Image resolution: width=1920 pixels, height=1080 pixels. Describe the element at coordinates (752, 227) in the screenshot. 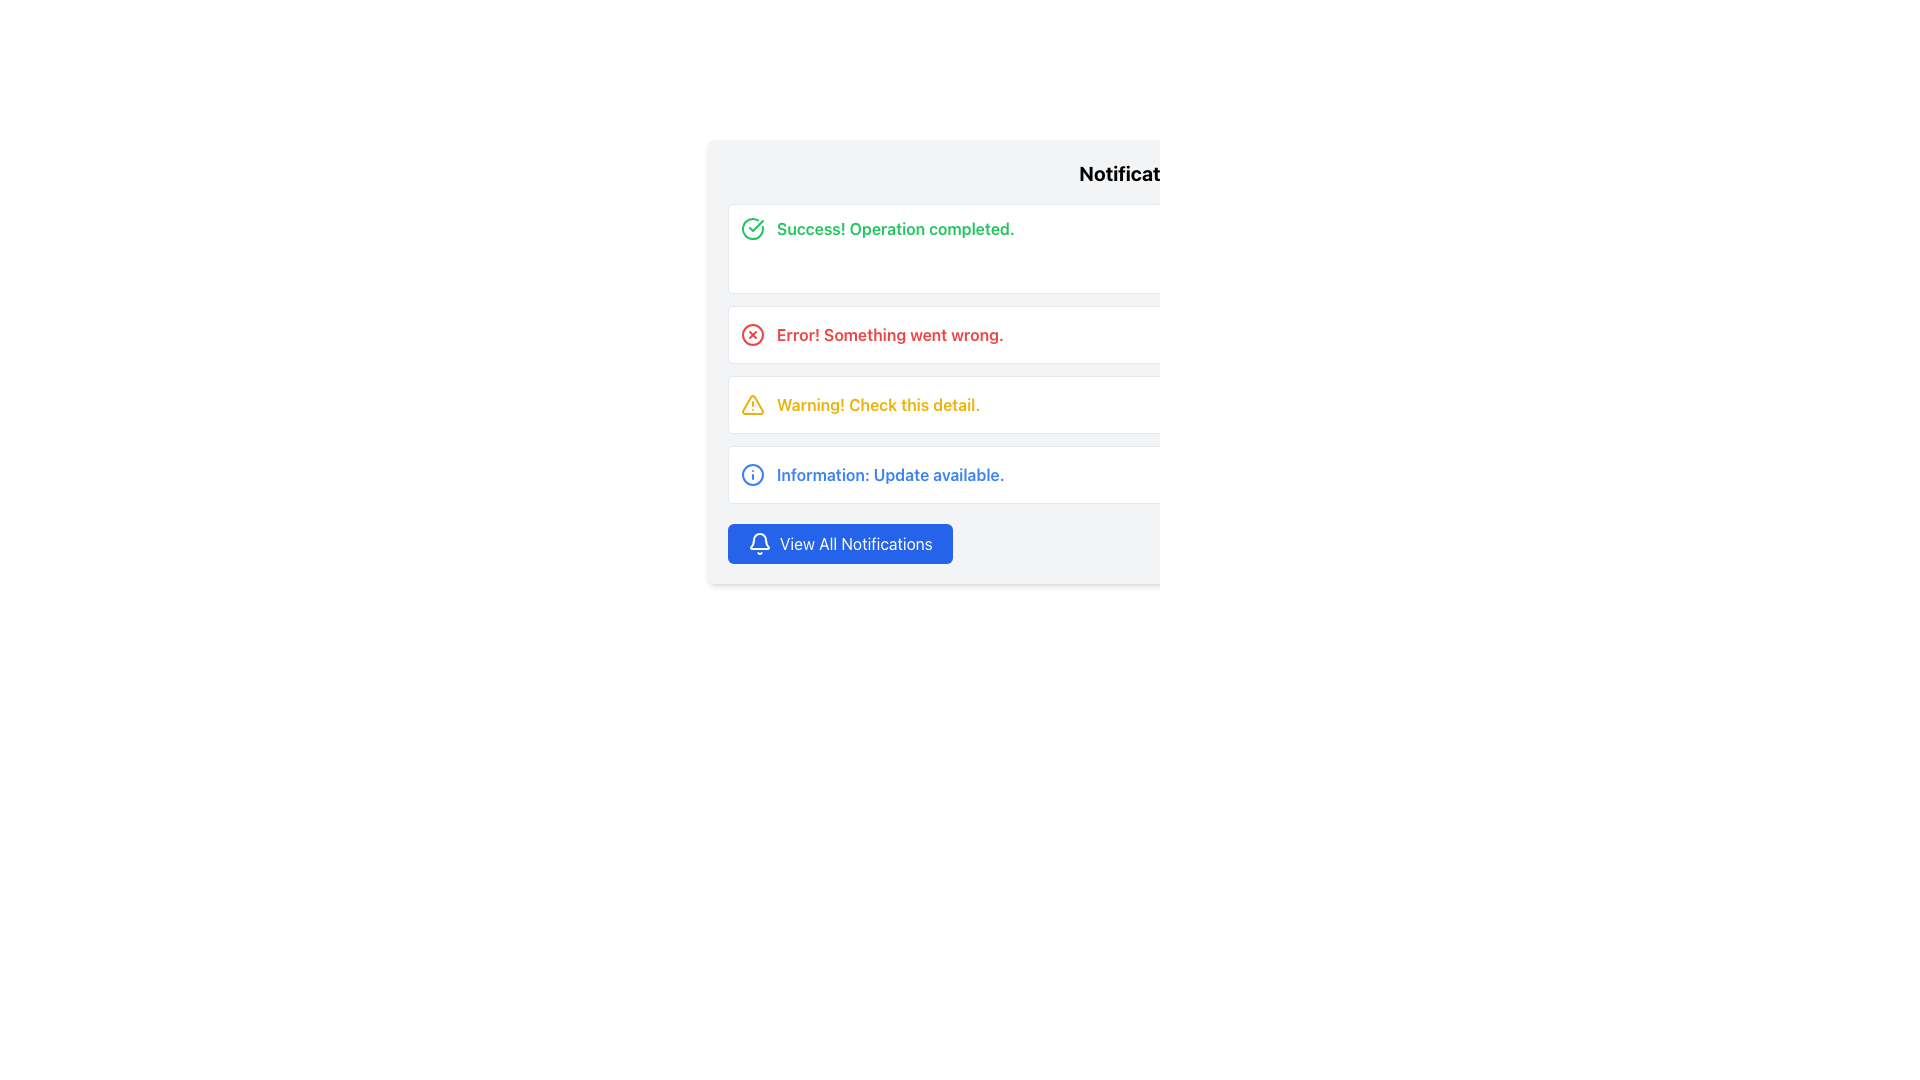

I see `the green circular icon representing a checkmark, which is aligned with the 'Success! Operation completed.' message in the notification list` at that location.